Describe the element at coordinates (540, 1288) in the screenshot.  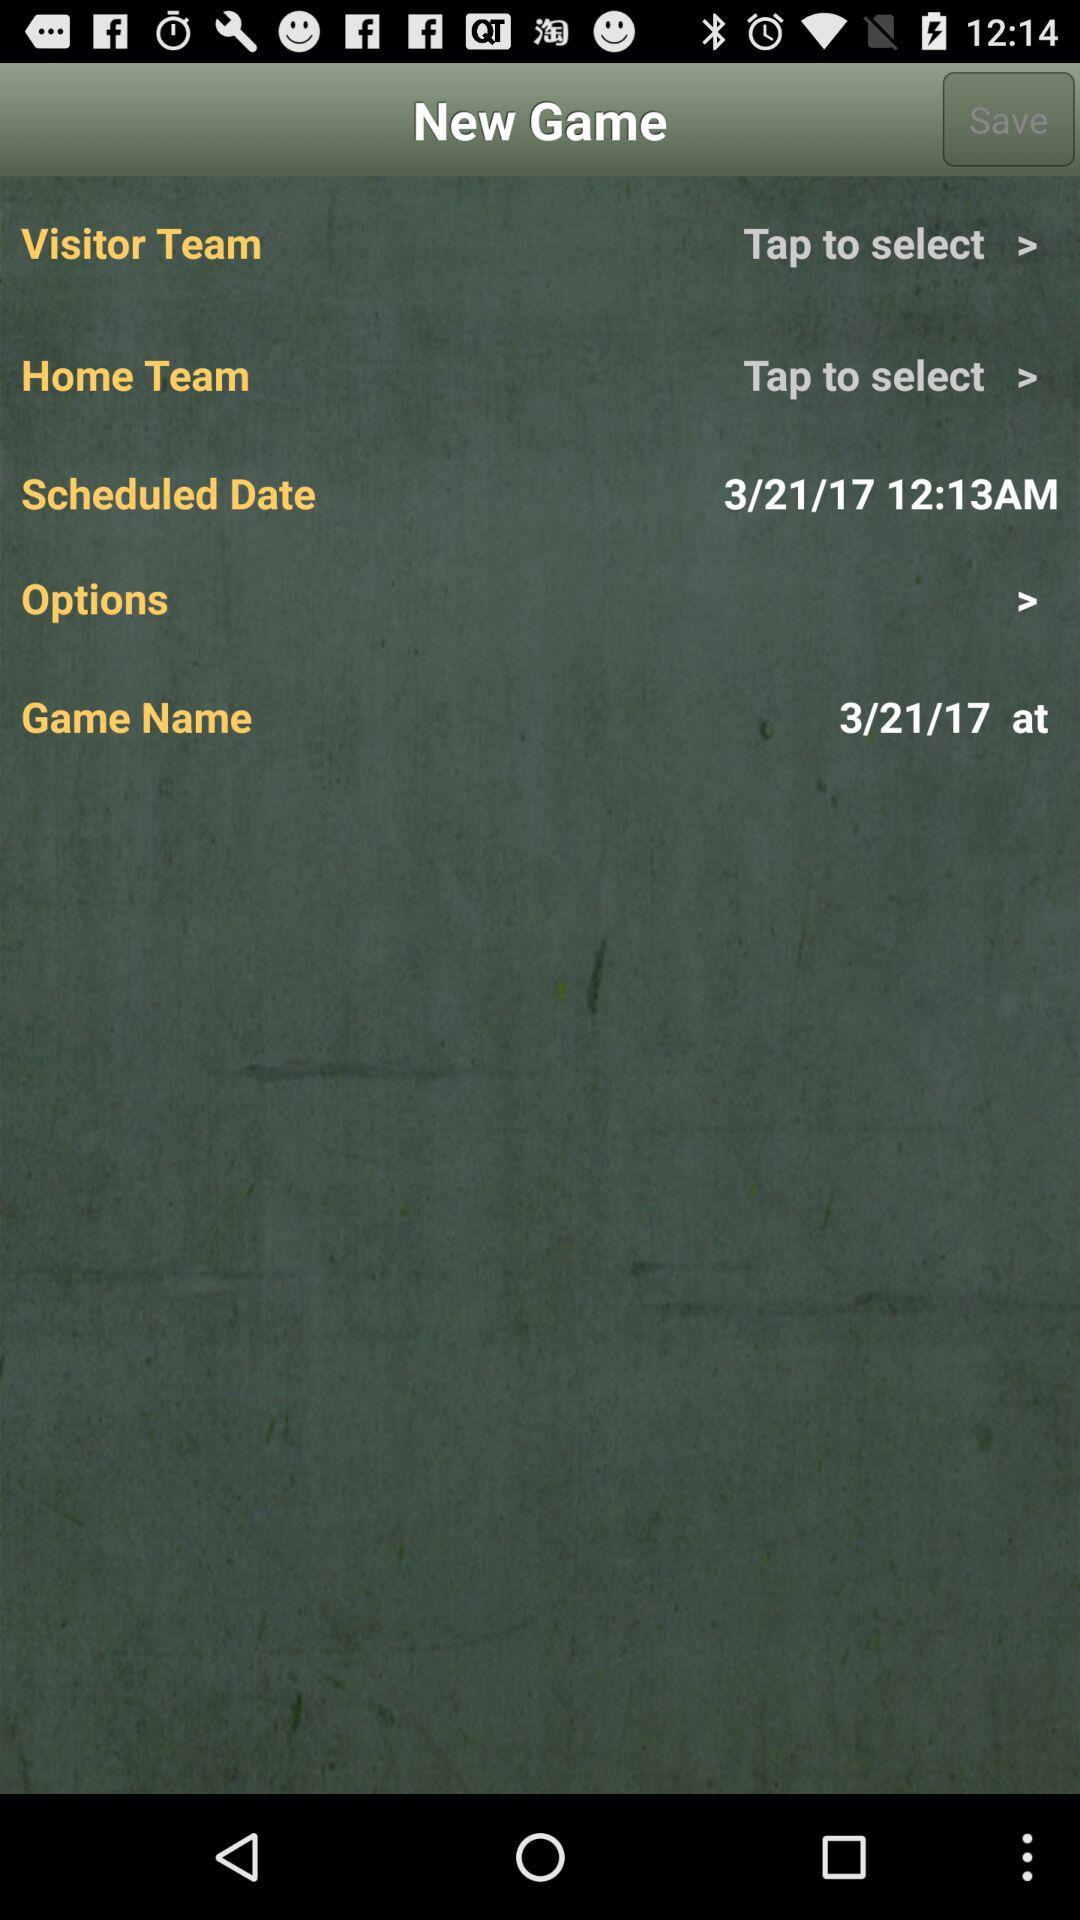
I see `the item below the game name app` at that location.